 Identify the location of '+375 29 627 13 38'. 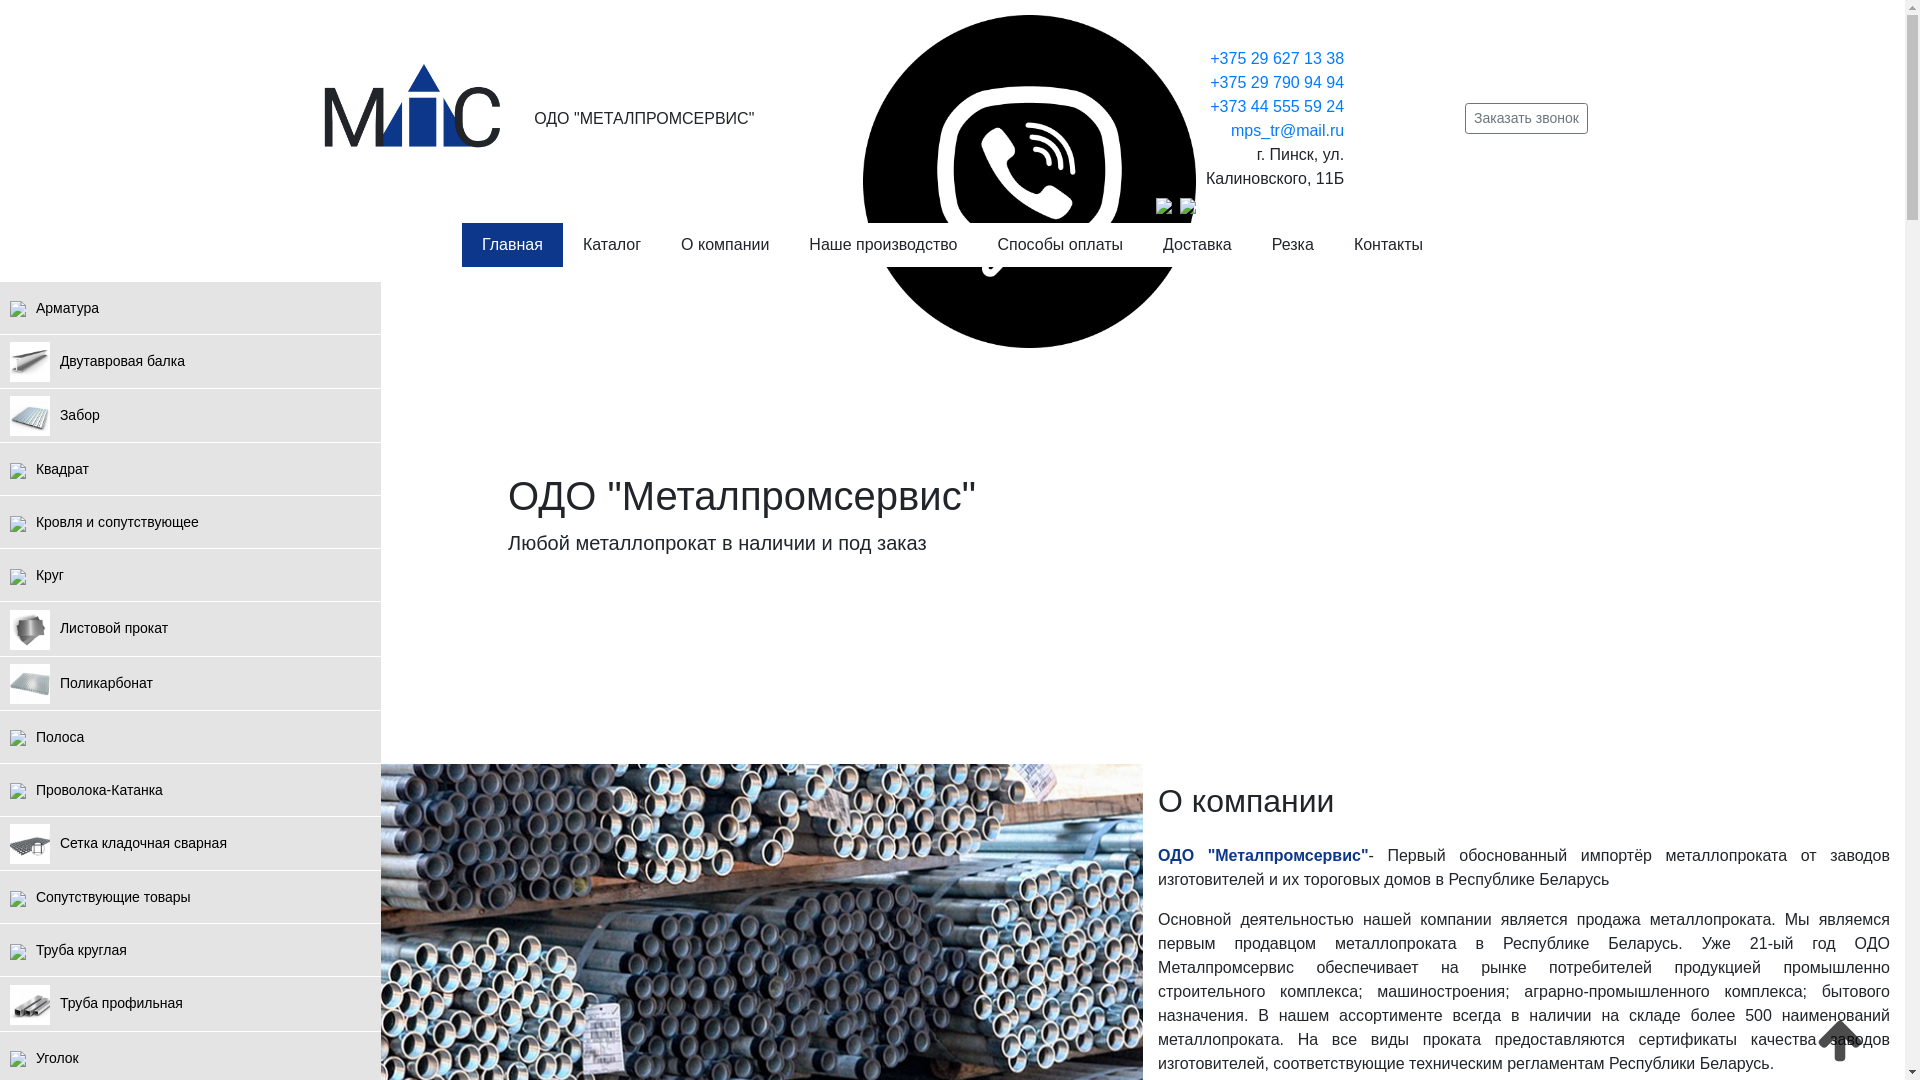
(1275, 57).